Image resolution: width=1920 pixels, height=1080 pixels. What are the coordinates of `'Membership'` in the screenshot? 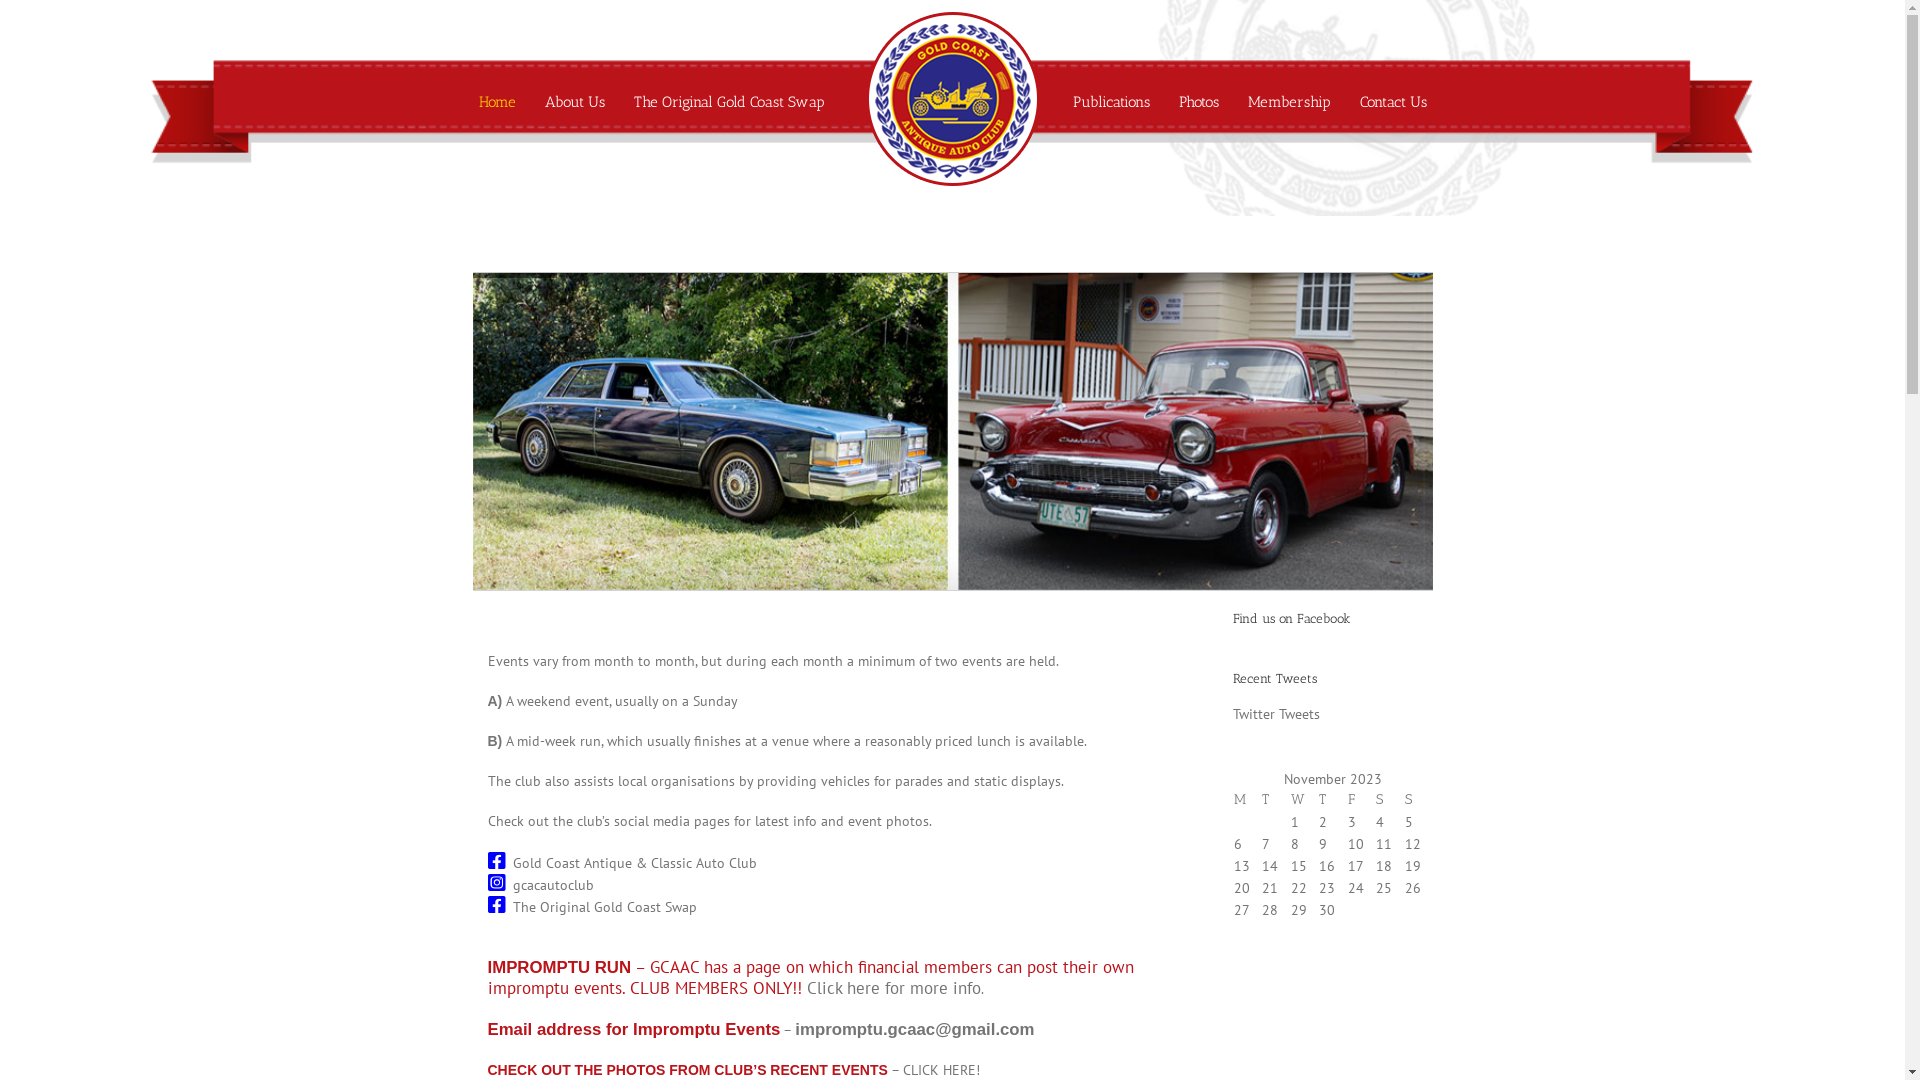 It's located at (1289, 101).